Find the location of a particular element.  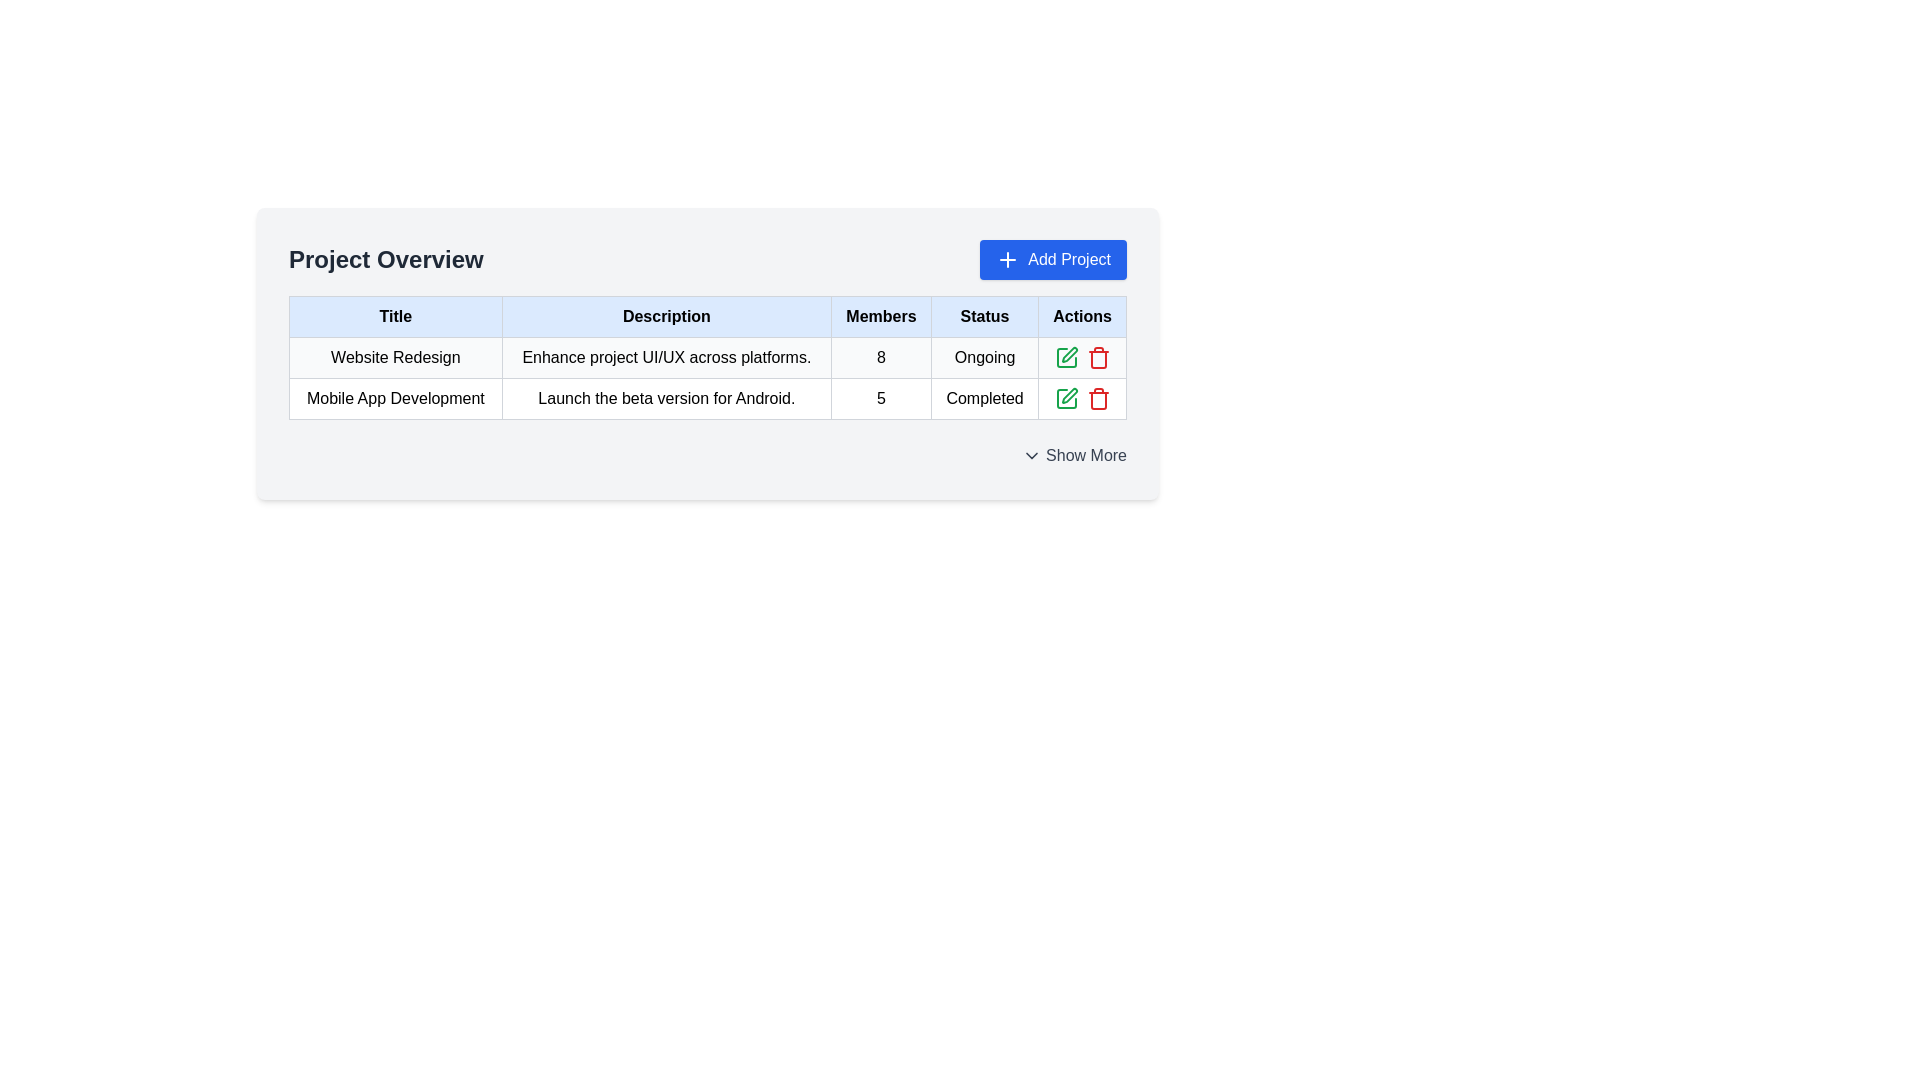

the edit function icon, which is a small pen graphic located in the 'Actions' column of the second row for the 'Mobile App Development' project is located at coordinates (1068, 396).